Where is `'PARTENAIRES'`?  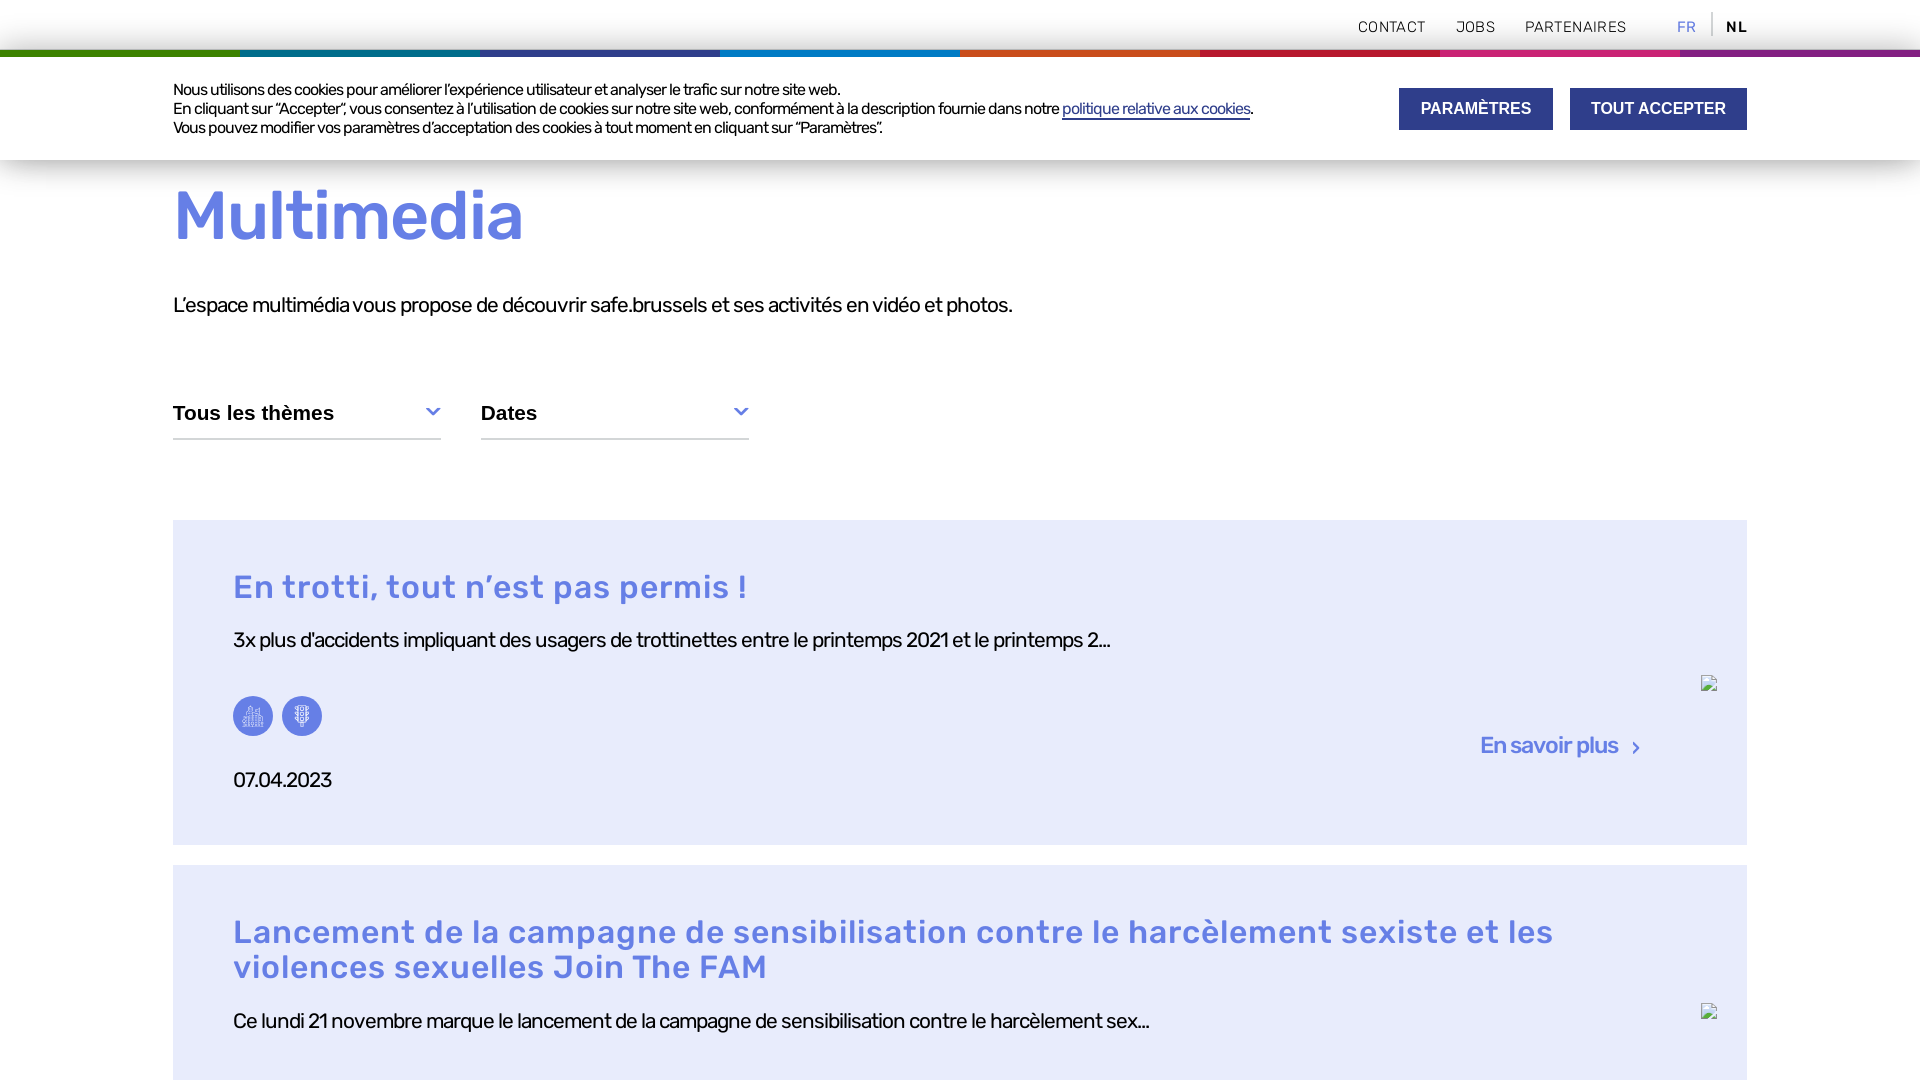 'PARTENAIRES' is located at coordinates (1524, 27).